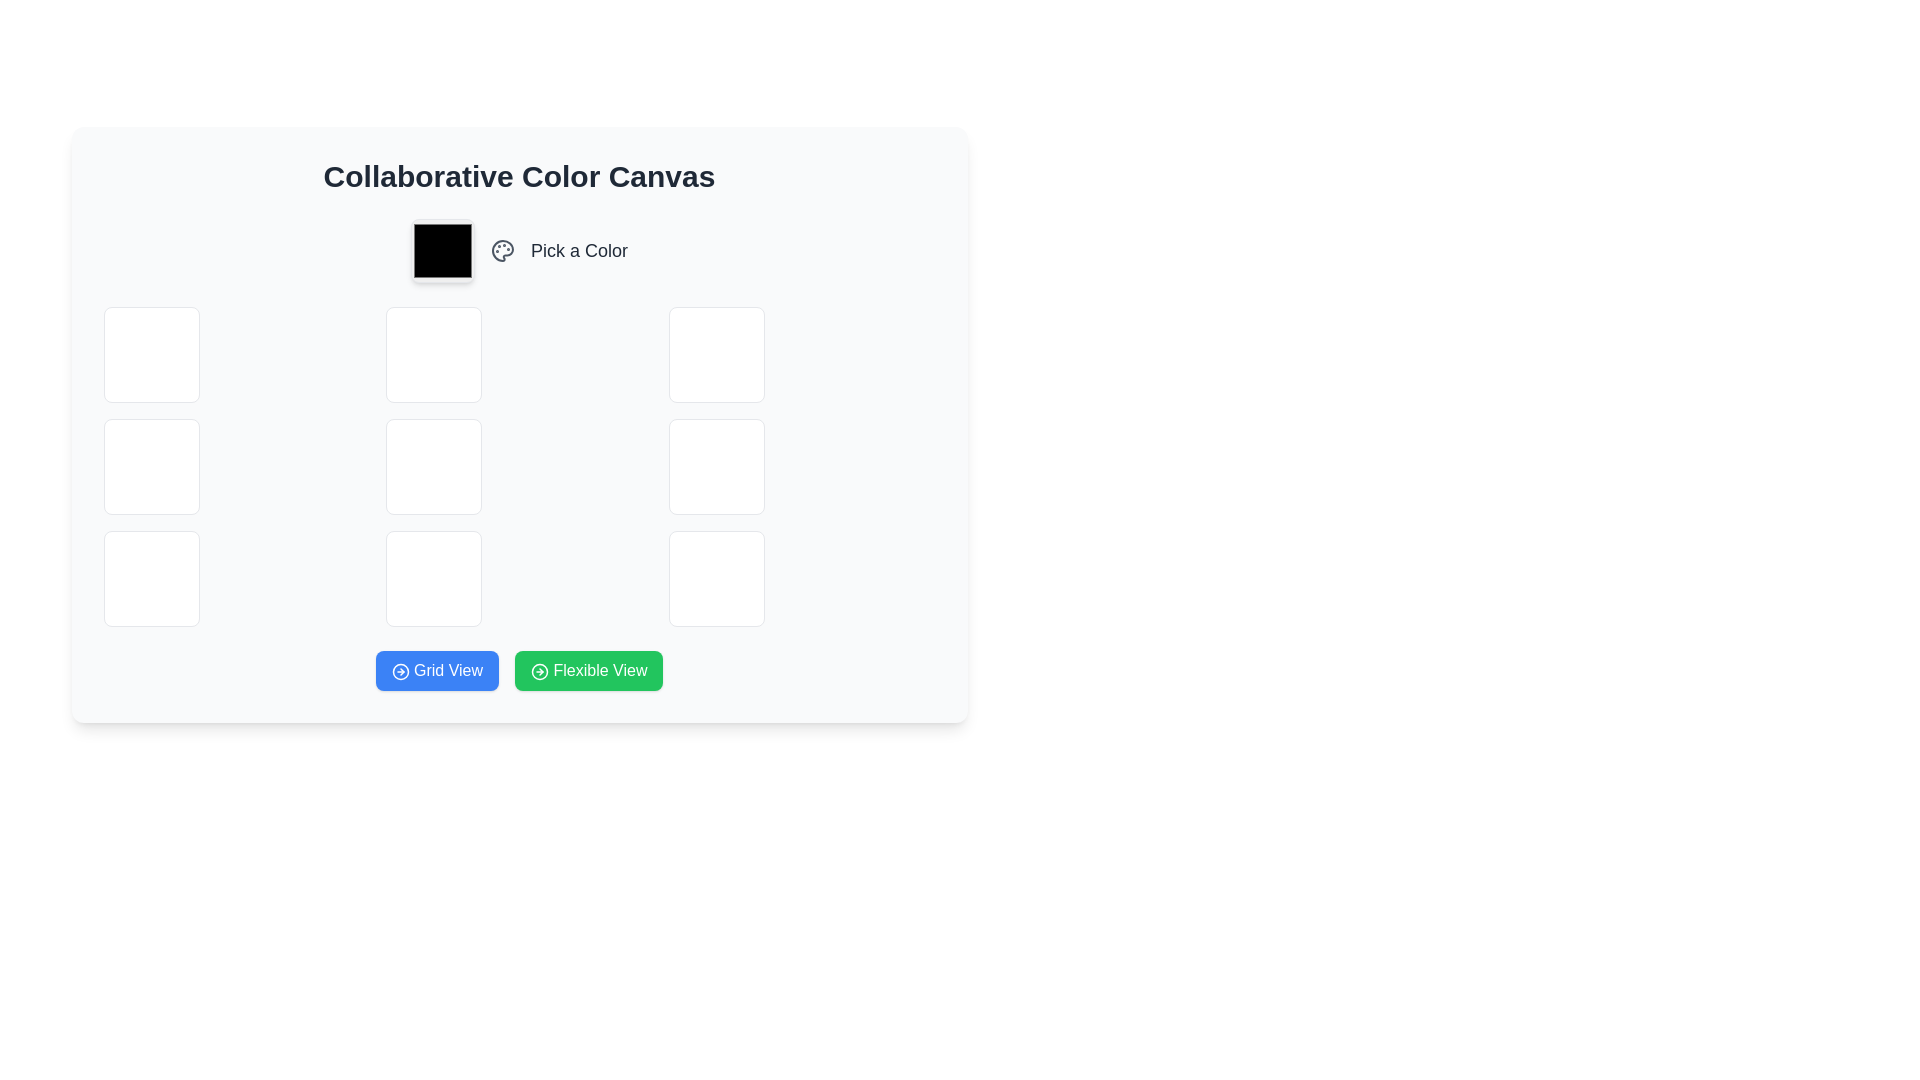  I want to click on the sixth square grid item element, which is a rectangular box with a white background and rounded corners, located in the second row and third column of a 3x3 grid layout, so click(716, 466).